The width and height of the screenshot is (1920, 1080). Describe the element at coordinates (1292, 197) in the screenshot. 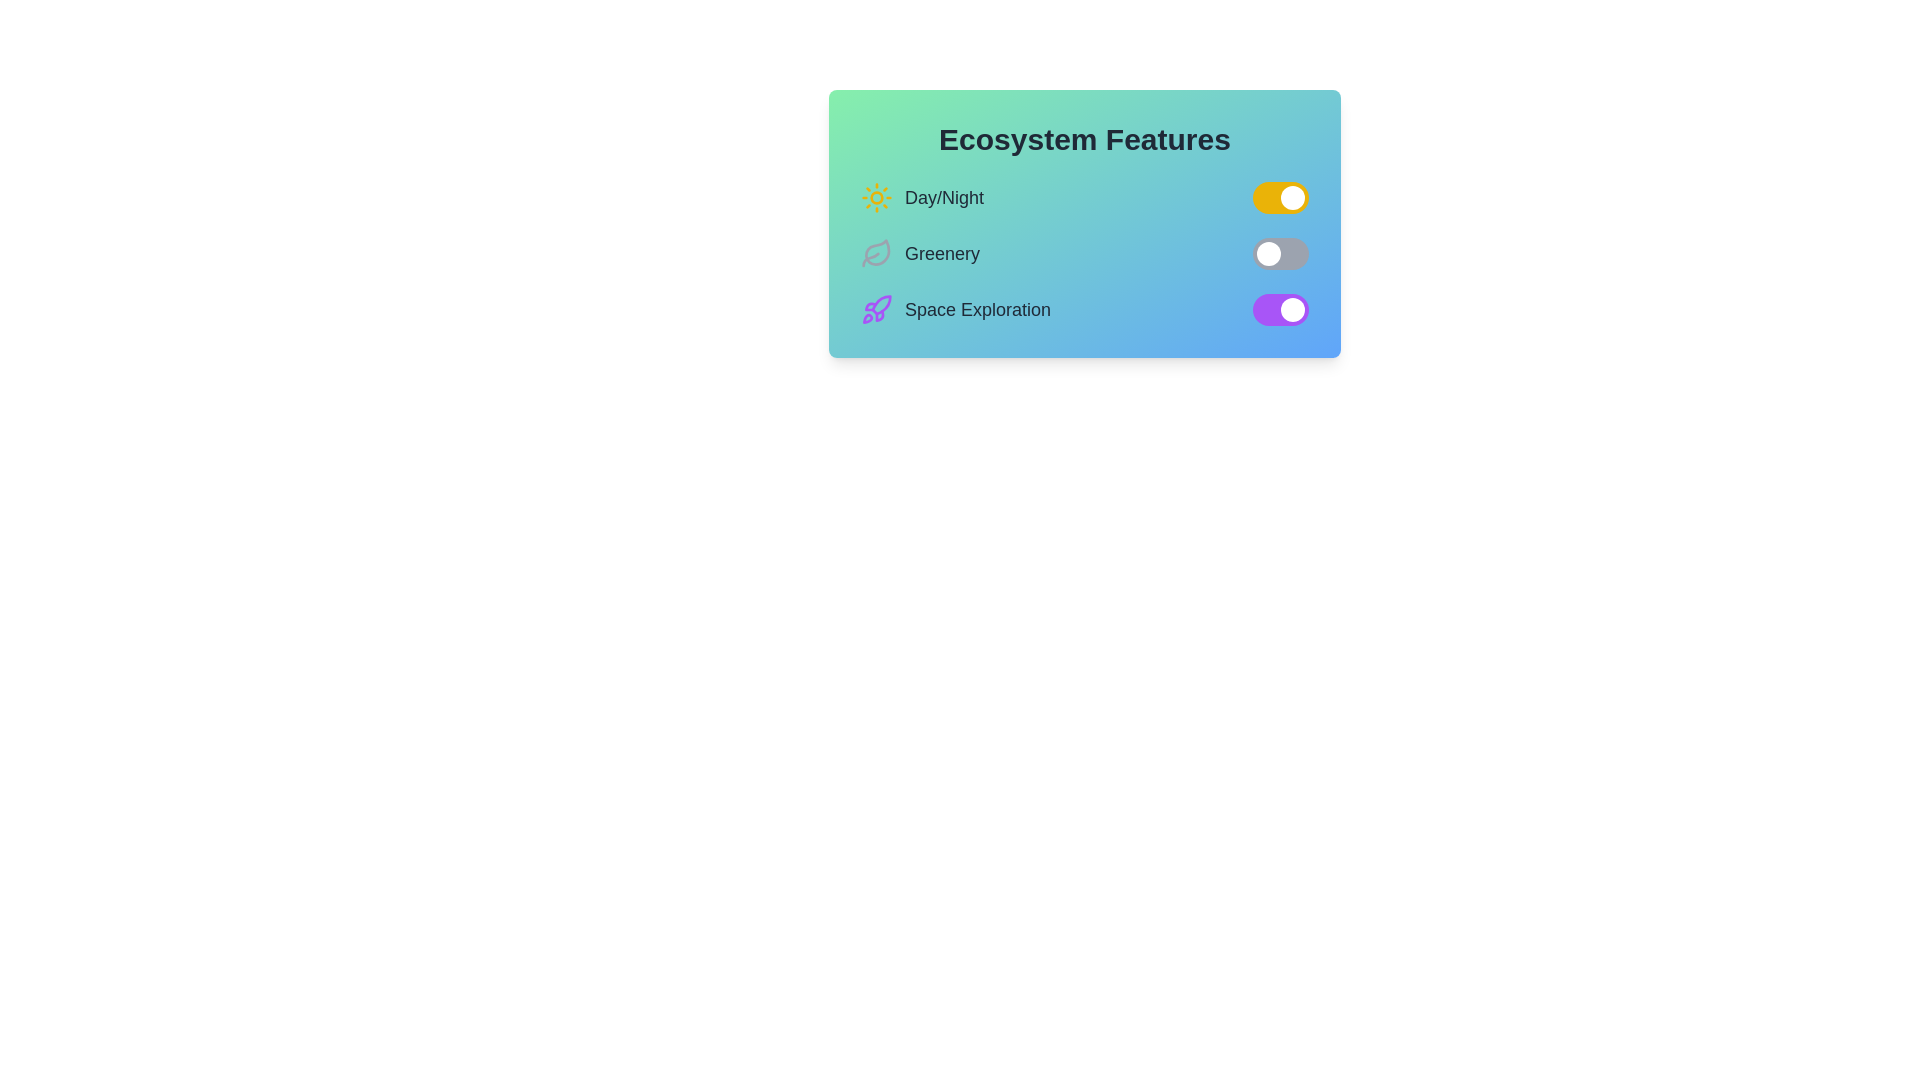

I see `the circular white toggle knob on the right side of the yellow background for the 'Day/Night' feature` at that location.